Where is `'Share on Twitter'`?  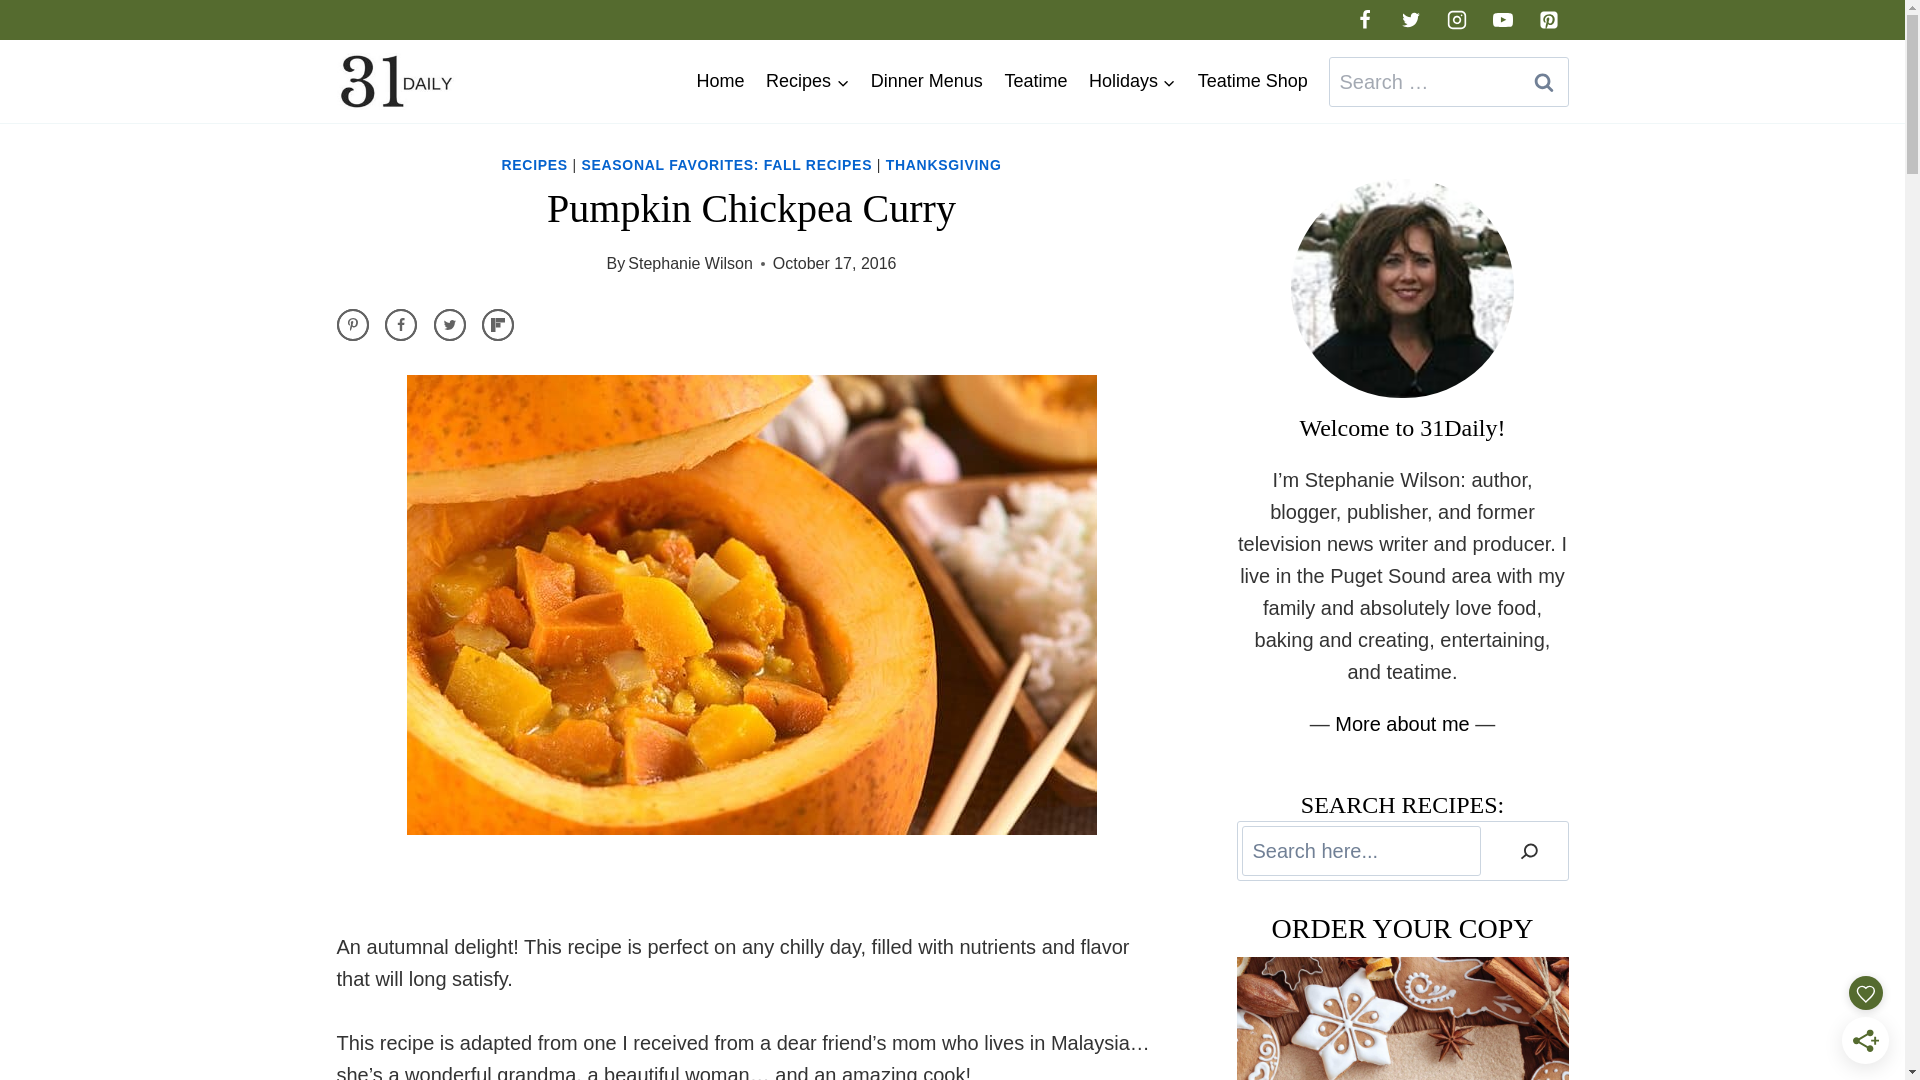
'Share on Twitter' is located at coordinates (449, 323).